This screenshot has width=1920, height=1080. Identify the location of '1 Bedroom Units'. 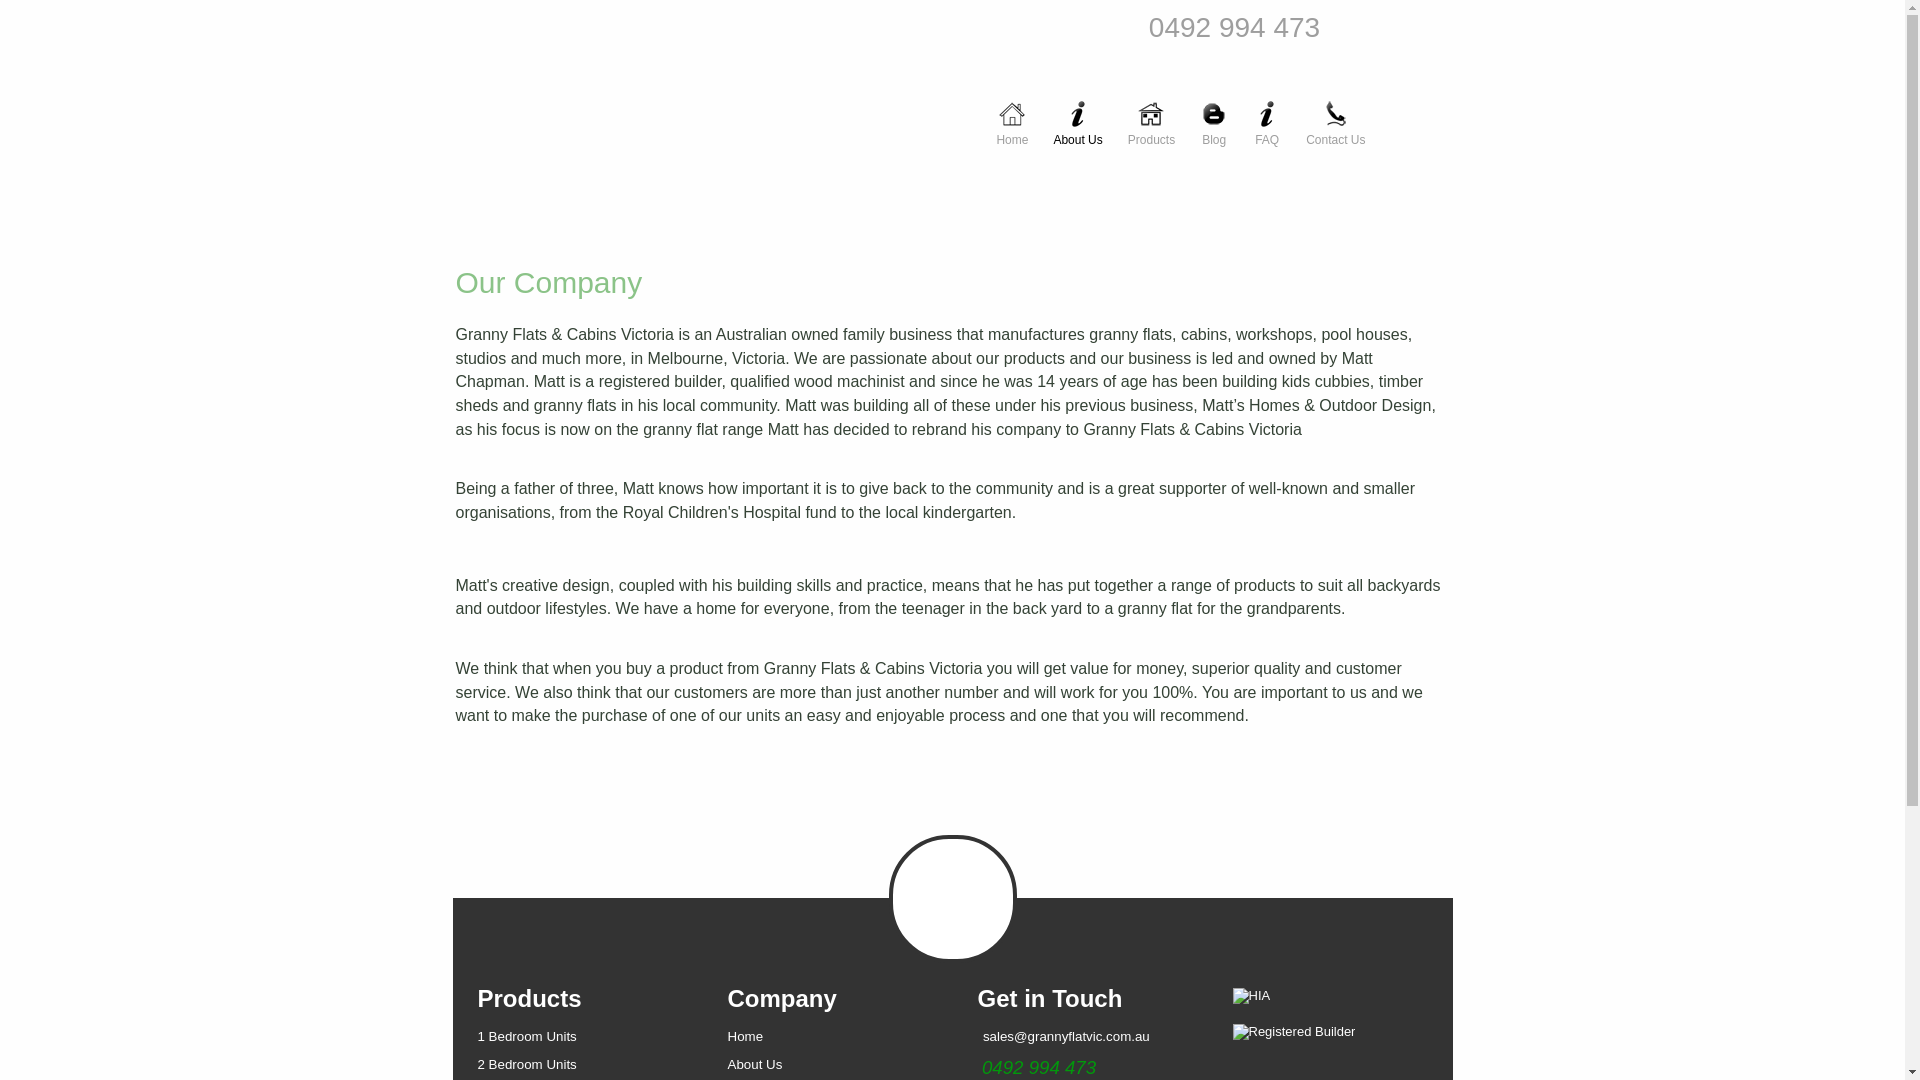
(527, 1035).